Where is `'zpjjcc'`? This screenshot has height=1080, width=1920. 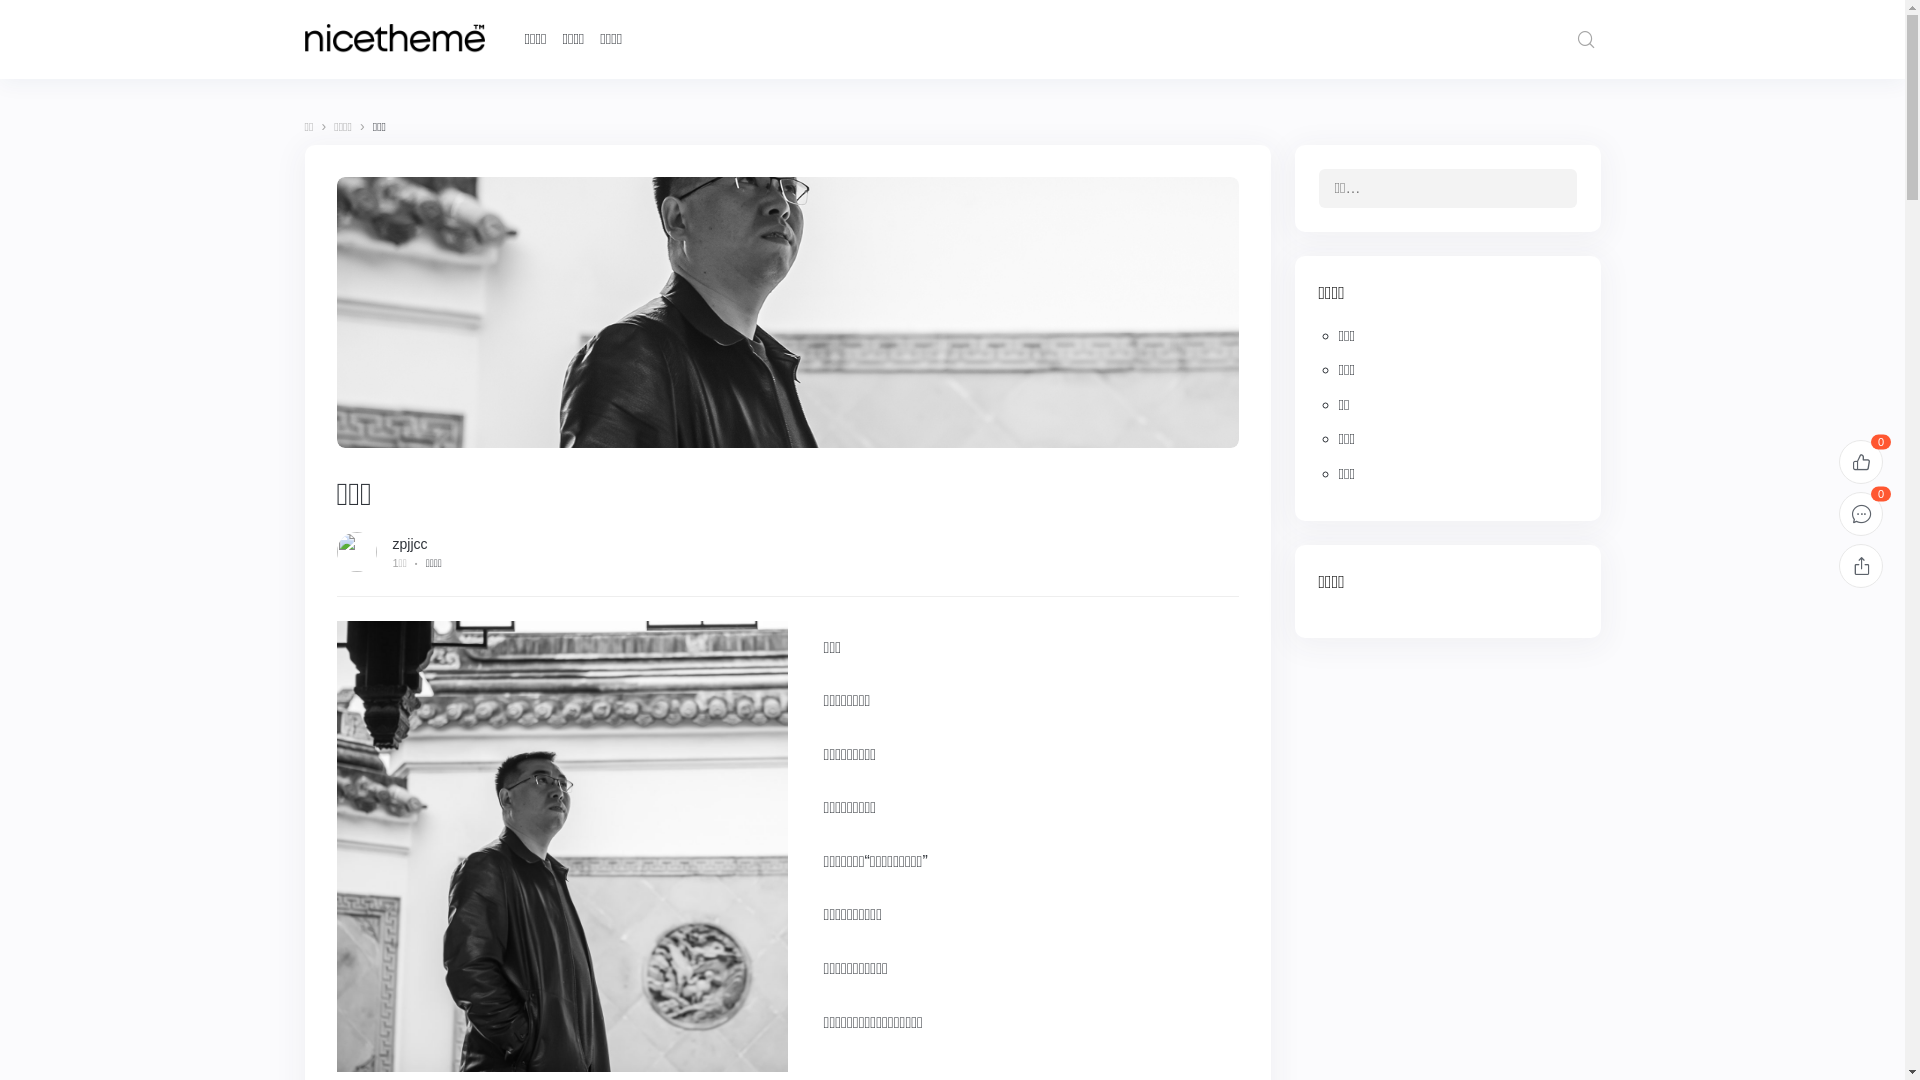 'zpjjcc' is located at coordinates (408, 543).